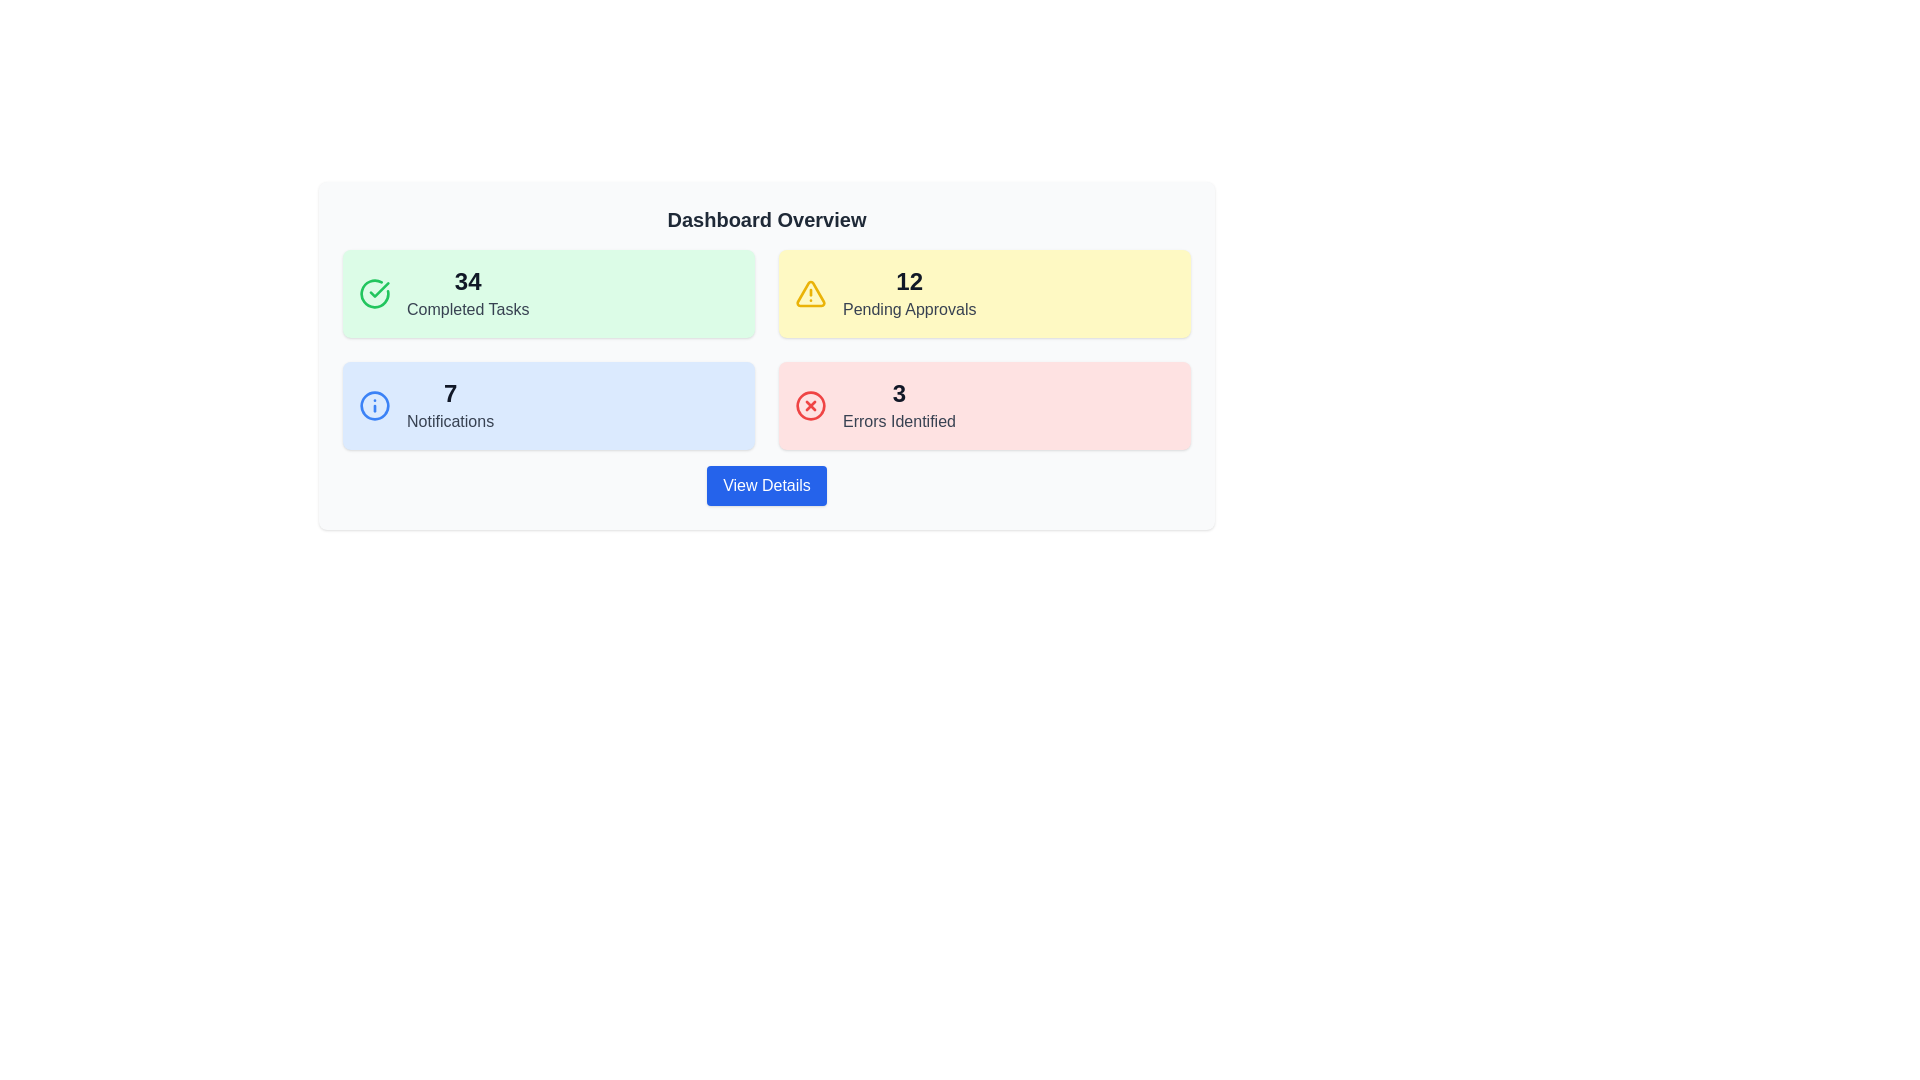 The height and width of the screenshot is (1080, 1920). I want to click on the error indication associated with the red circular border icon containing an 'x' symbol located in the bottom-right section titled 'Errors Identified', centered adjacent to the number '3', so click(811, 405).